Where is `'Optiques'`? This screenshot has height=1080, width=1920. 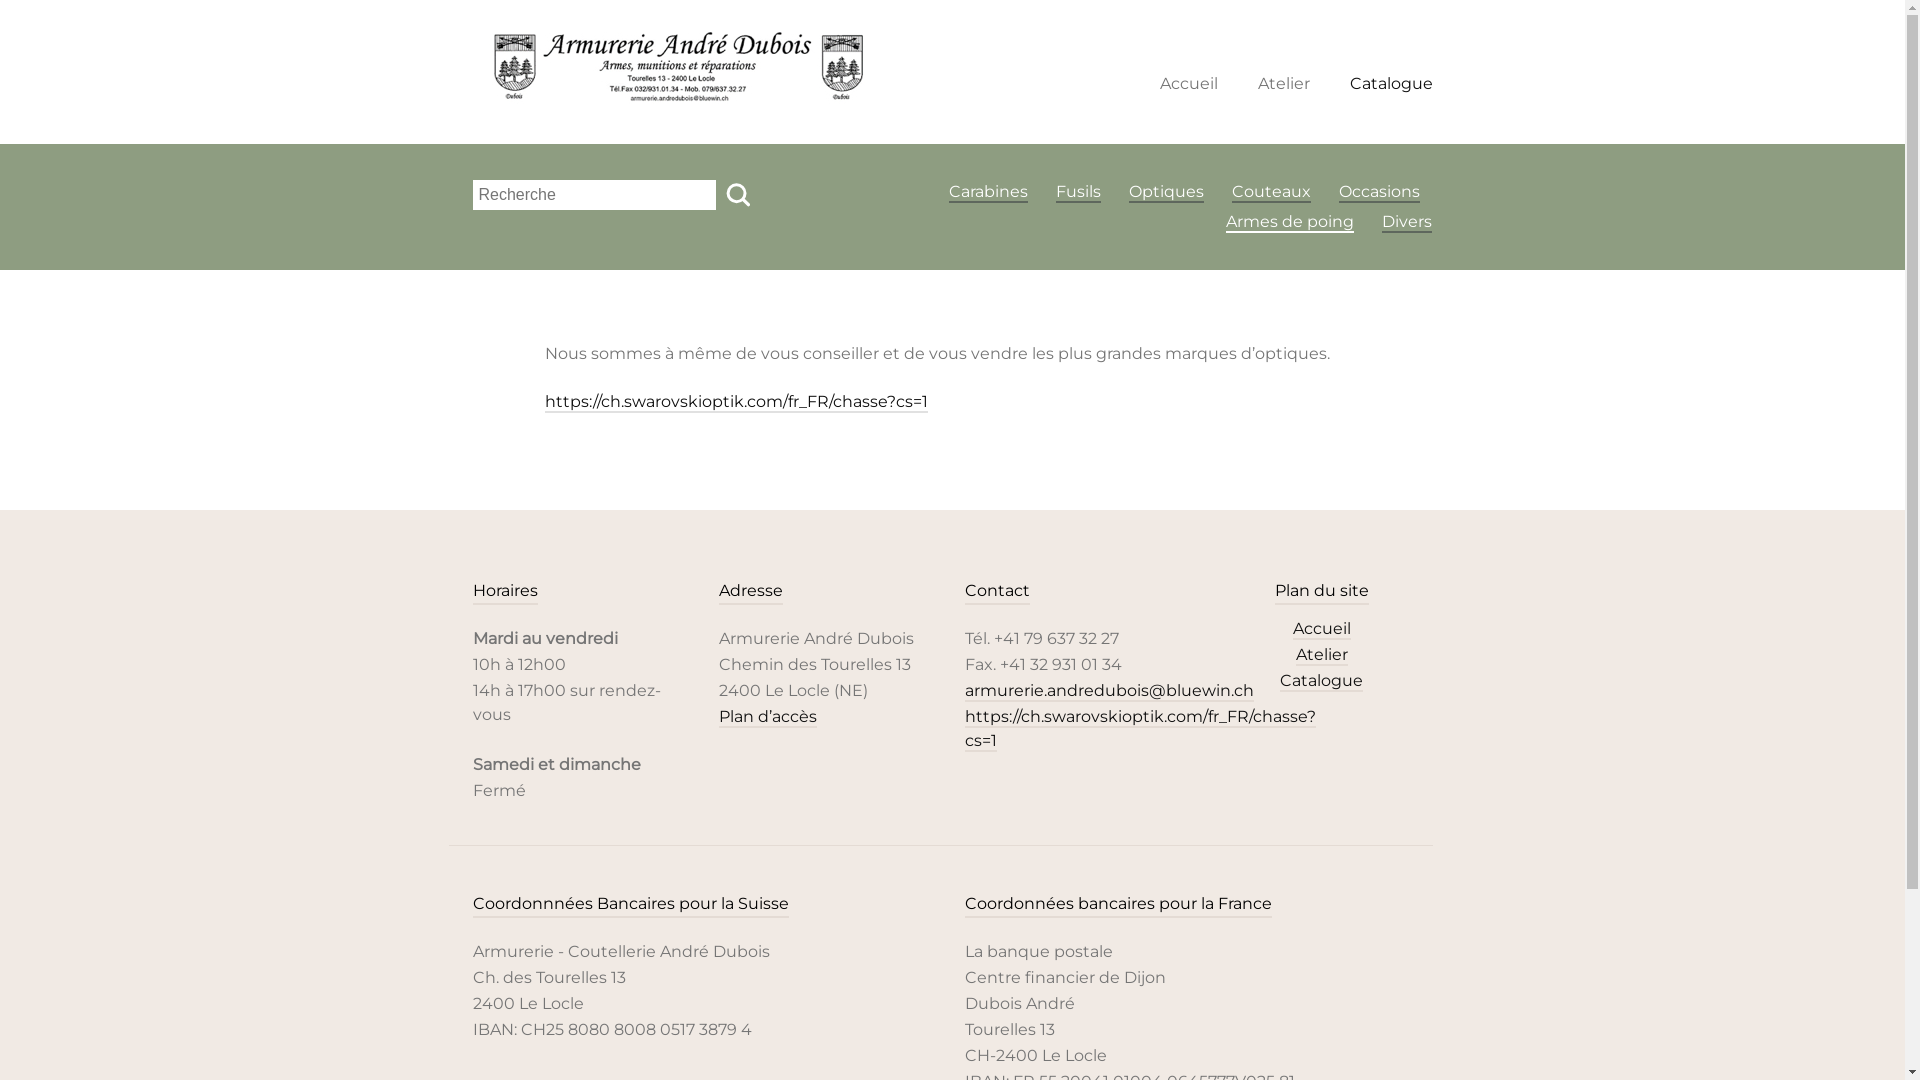
'Optiques' is located at coordinates (1166, 192).